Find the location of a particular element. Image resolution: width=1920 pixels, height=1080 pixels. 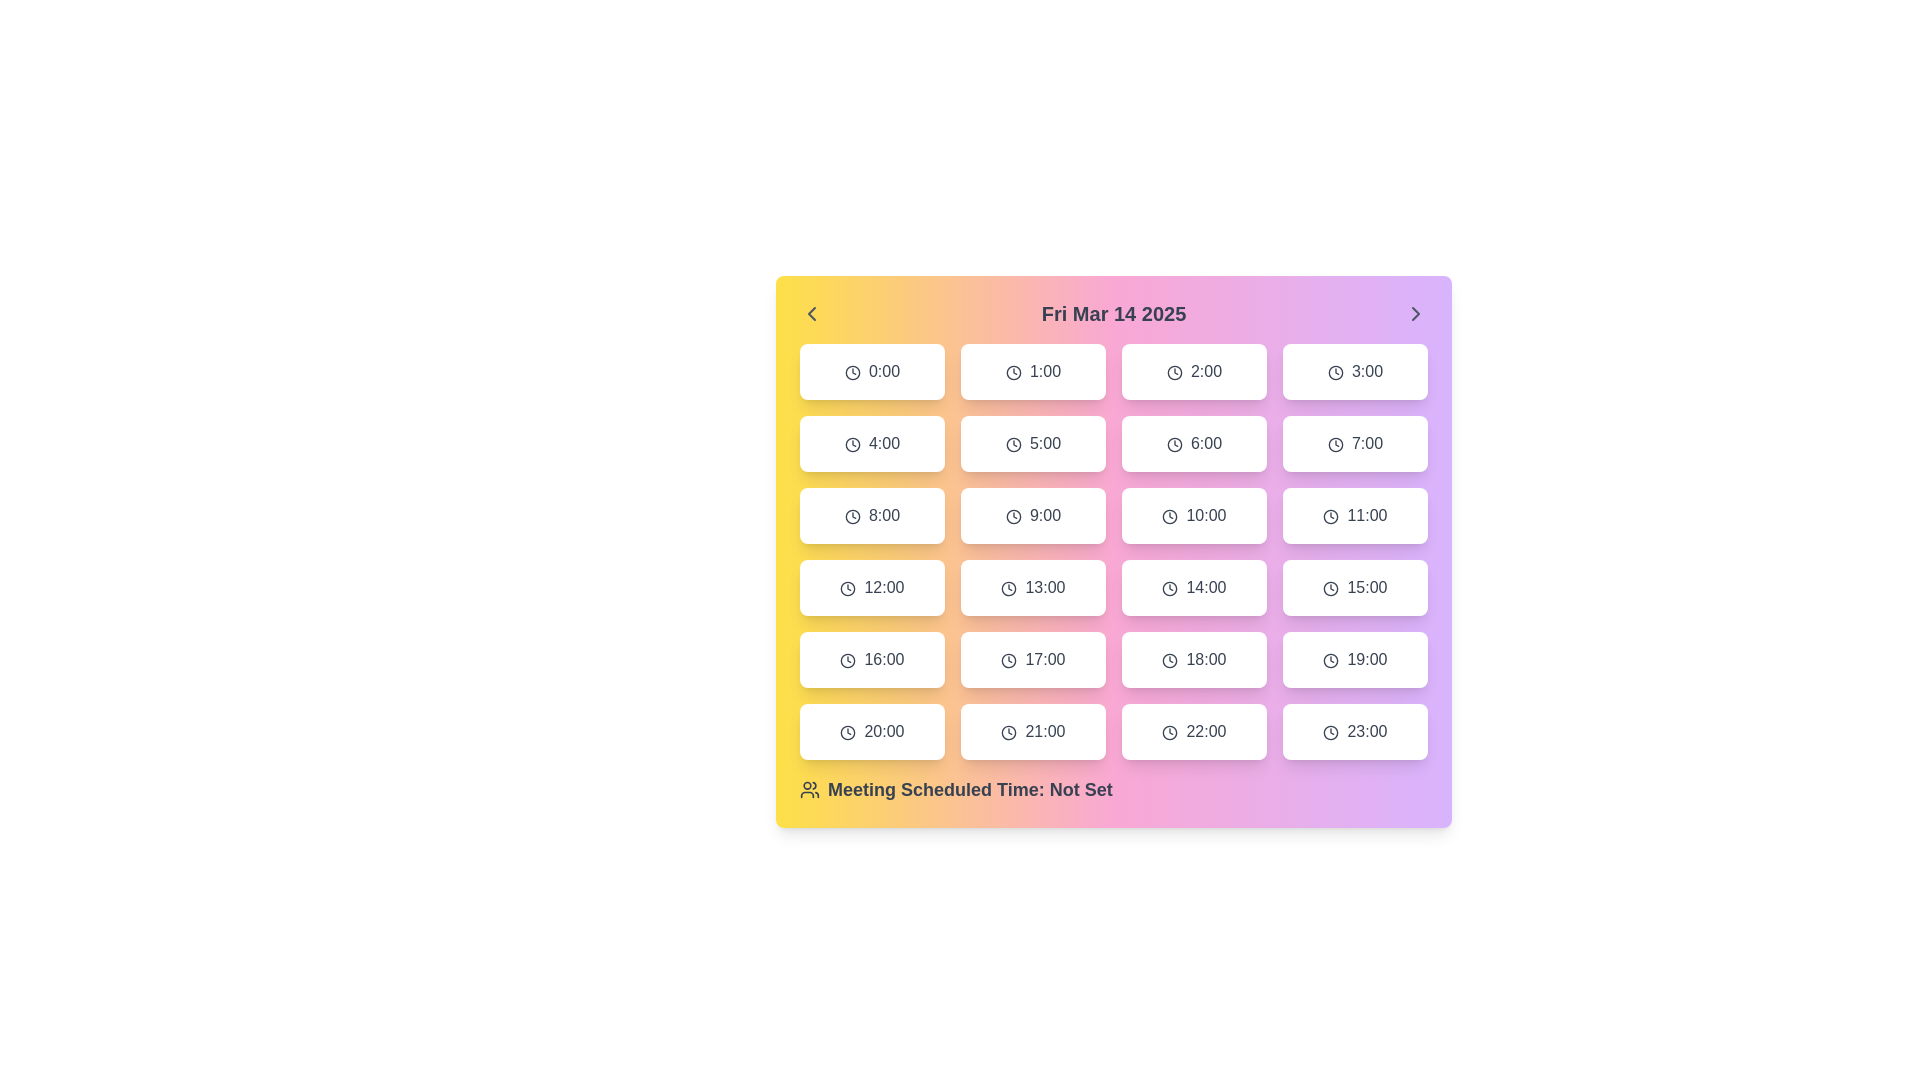

the back navigation button (Chevron Icon) located on the far-left side of the header section is located at coordinates (811, 313).